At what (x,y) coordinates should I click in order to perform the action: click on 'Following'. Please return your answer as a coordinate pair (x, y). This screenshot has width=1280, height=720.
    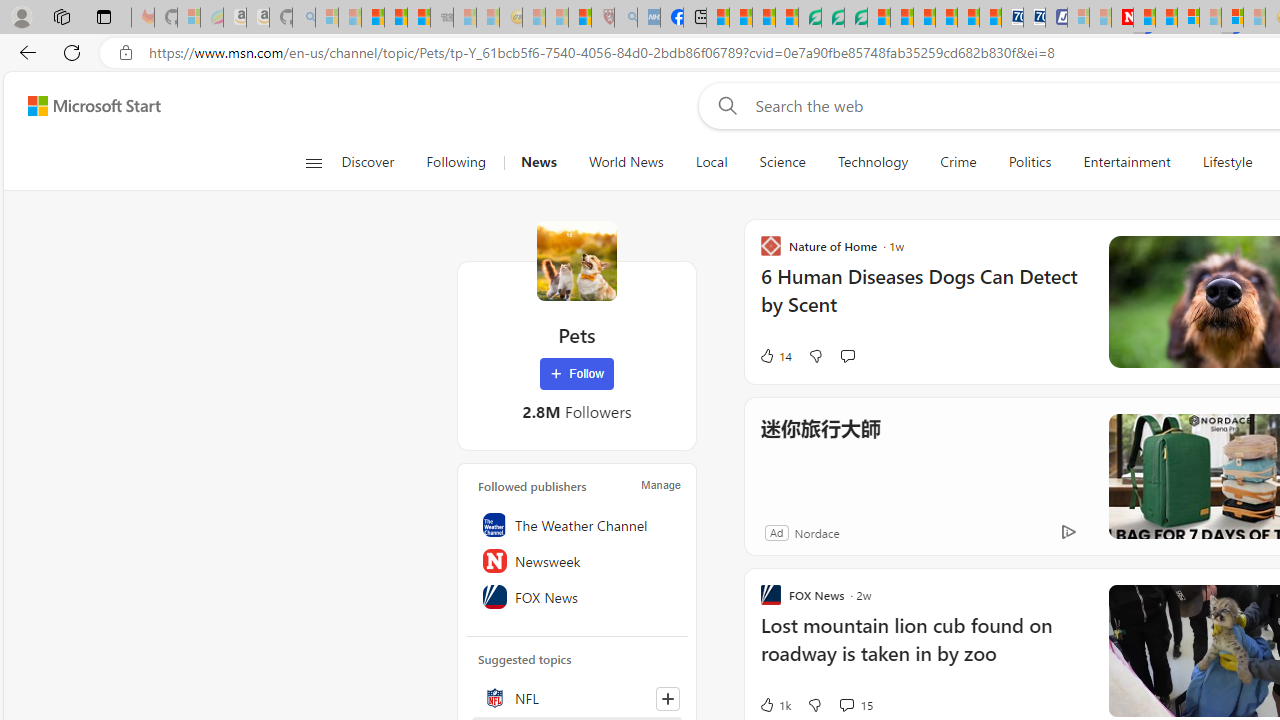
    Looking at the image, I should click on (456, 162).